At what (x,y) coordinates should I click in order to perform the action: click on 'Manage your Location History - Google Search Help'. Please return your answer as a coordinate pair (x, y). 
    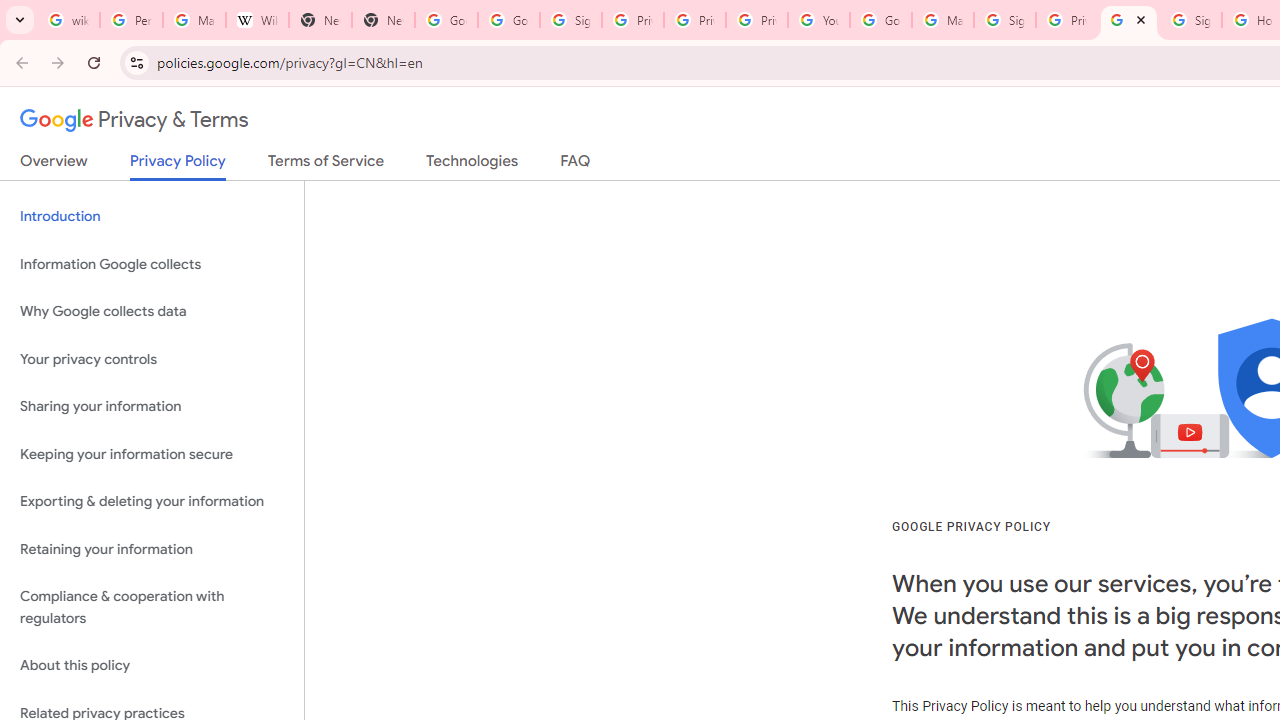
    Looking at the image, I should click on (194, 20).